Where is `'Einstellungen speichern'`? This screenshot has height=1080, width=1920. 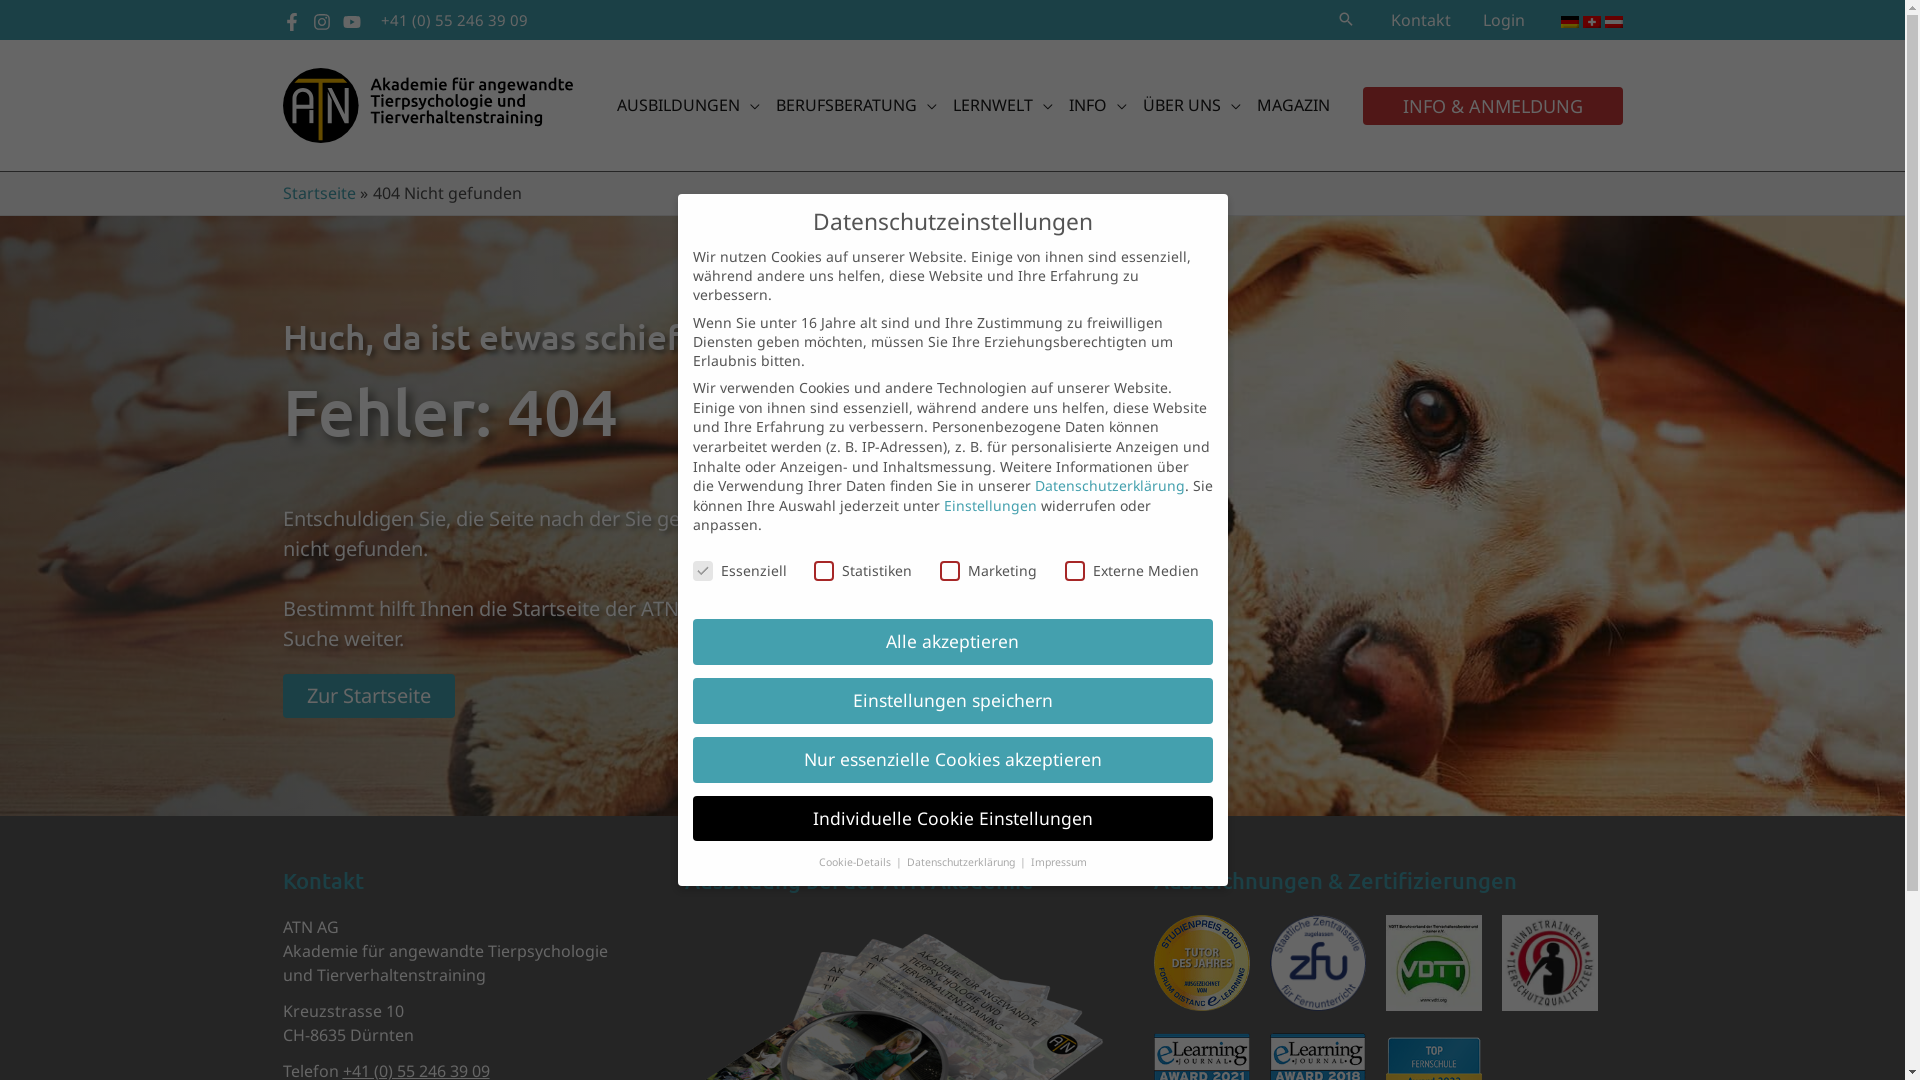 'Einstellungen speichern' is located at coordinates (950, 700).